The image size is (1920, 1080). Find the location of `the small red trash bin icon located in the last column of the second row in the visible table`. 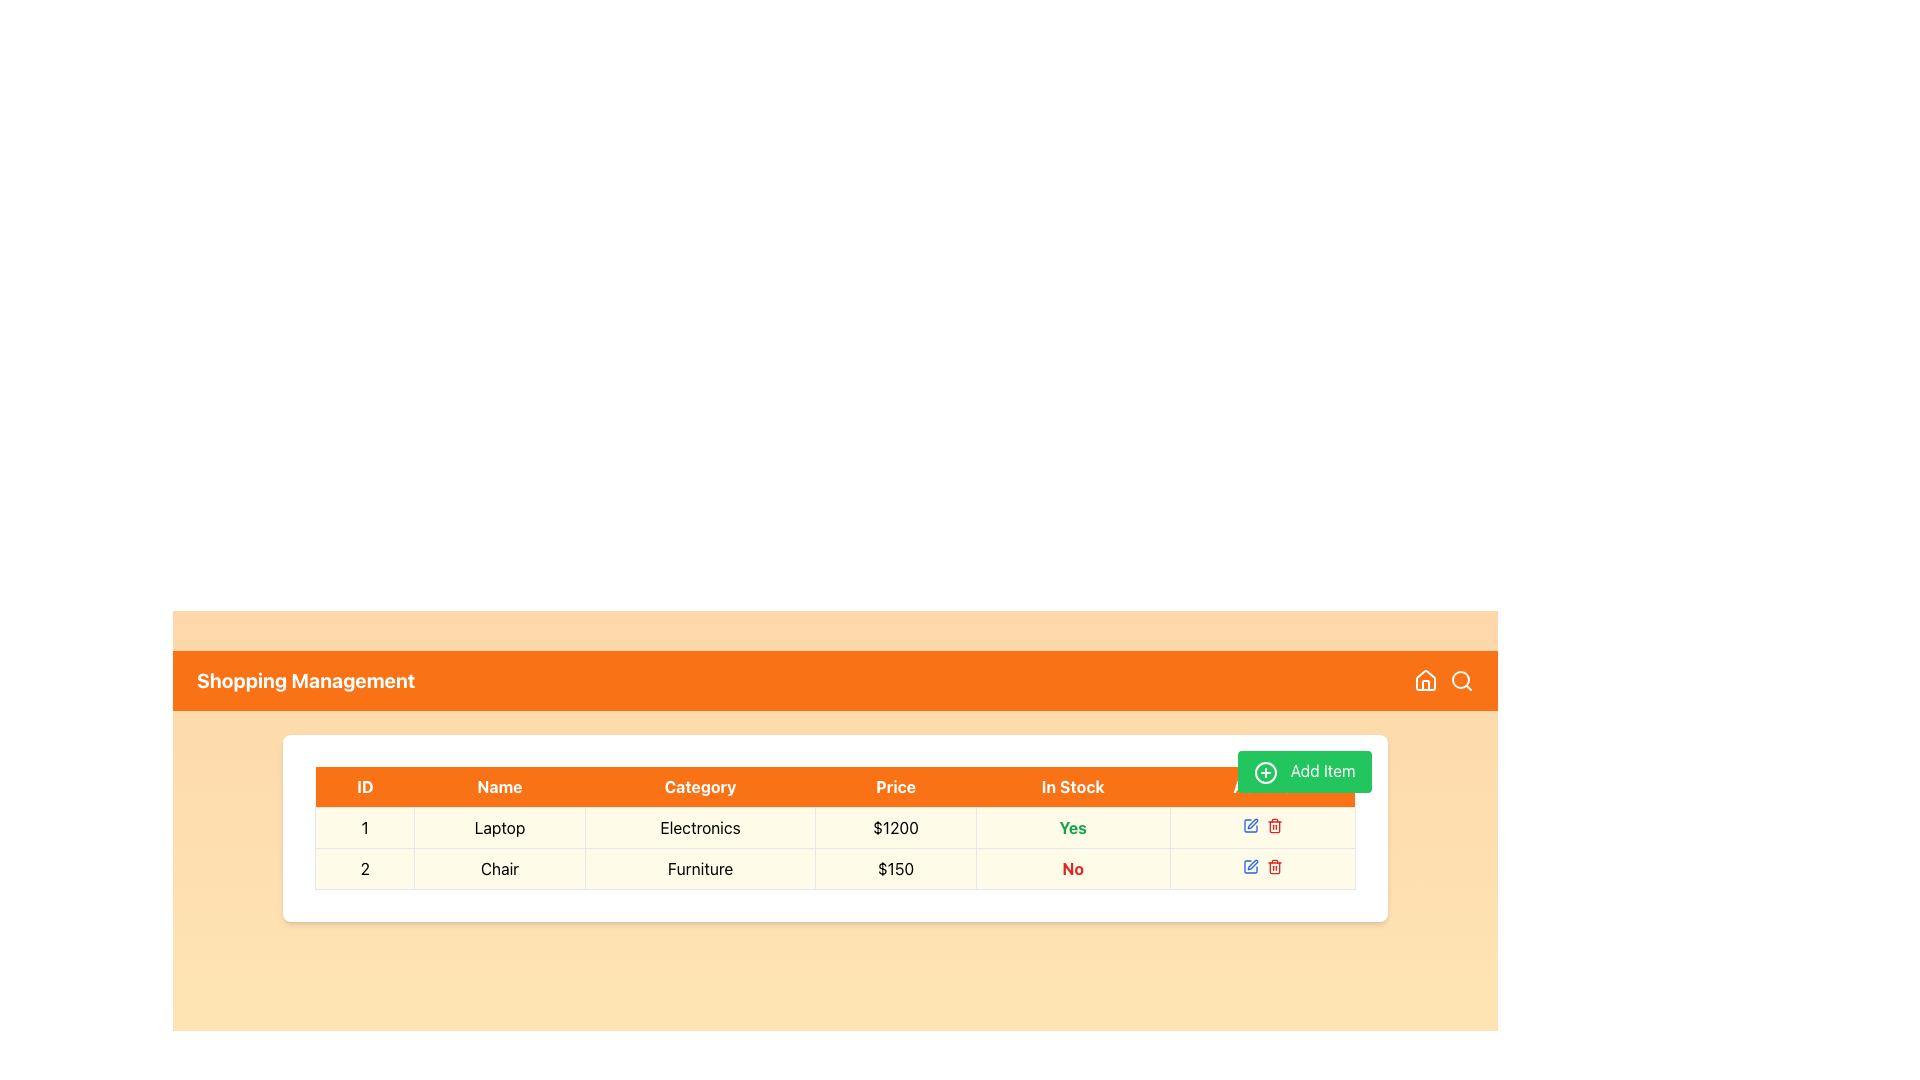

the small red trash bin icon located in the last column of the second row in the visible table is located at coordinates (1273, 825).